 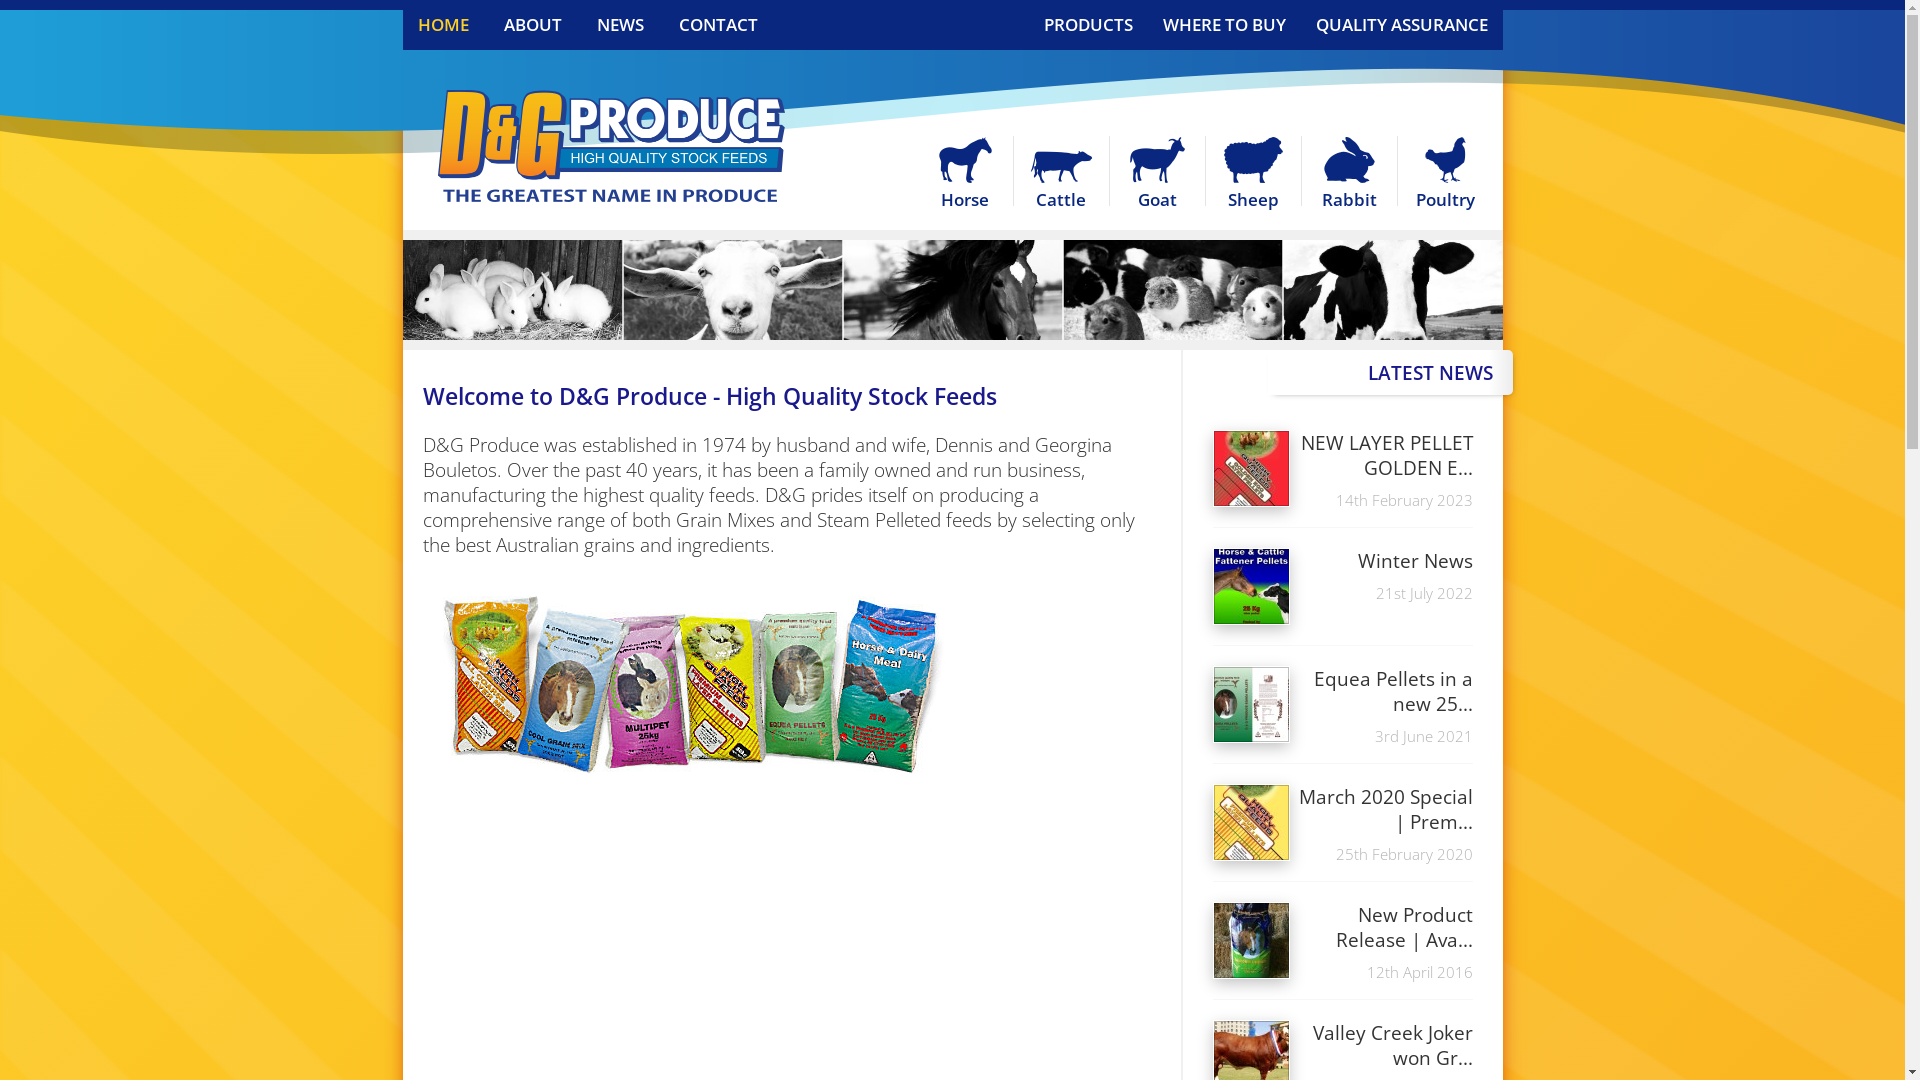 What do you see at coordinates (532, 24) in the screenshot?
I see `'ABOUT'` at bounding box center [532, 24].